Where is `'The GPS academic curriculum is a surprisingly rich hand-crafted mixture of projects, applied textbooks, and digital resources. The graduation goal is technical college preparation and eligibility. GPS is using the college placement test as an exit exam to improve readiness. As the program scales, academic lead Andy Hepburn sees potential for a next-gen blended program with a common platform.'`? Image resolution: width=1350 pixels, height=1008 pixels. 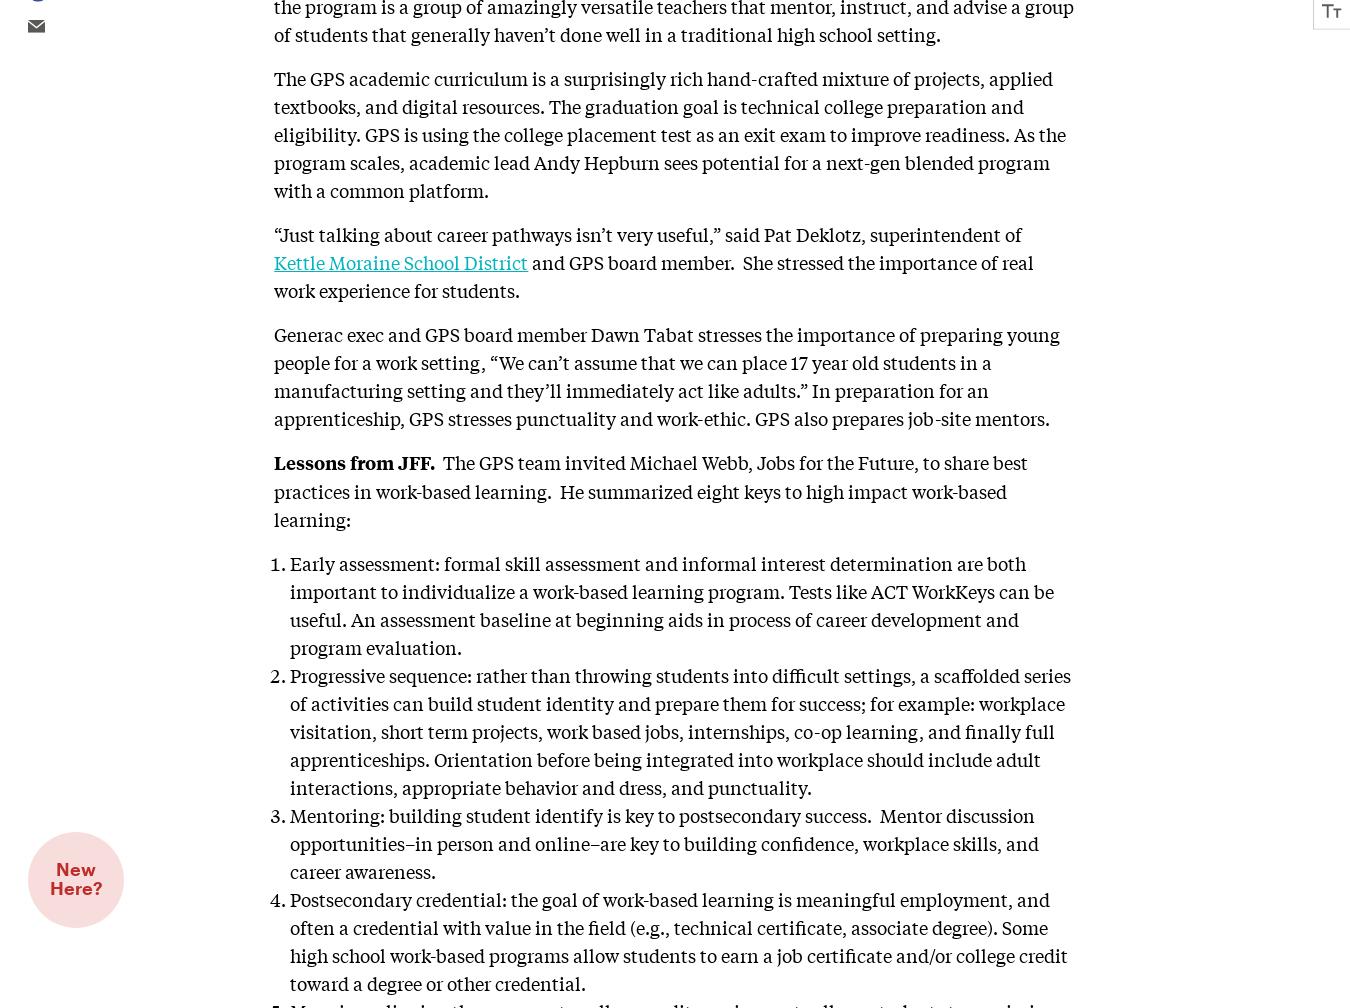 'The GPS academic curriculum is a surprisingly rich hand-crafted mixture of projects, applied textbooks, and digital resources. The graduation goal is technical college preparation and eligibility. GPS is using the college placement test as an exit exam to improve readiness. As the program scales, academic lead Andy Hepburn sees potential for a next-gen blended program with a common platform.' is located at coordinates (670, 132).